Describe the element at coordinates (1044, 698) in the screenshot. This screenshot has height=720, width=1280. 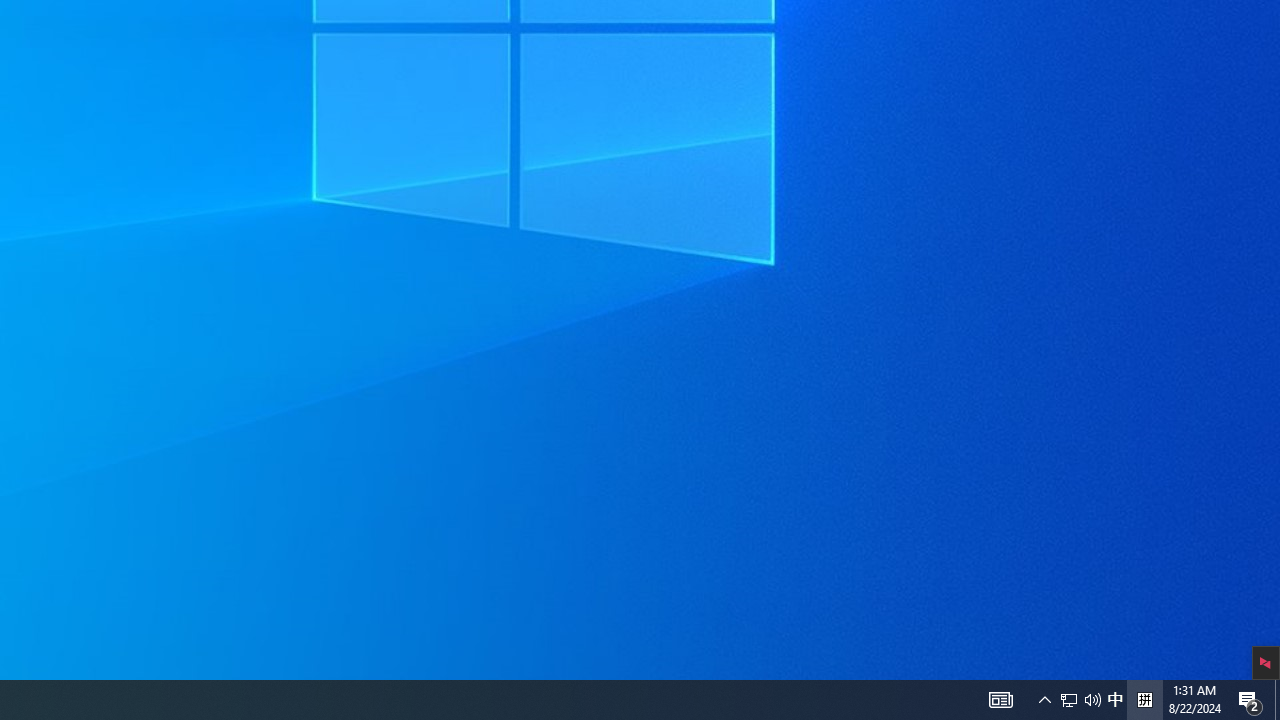
I see `'Notification Chevron'` at that location.